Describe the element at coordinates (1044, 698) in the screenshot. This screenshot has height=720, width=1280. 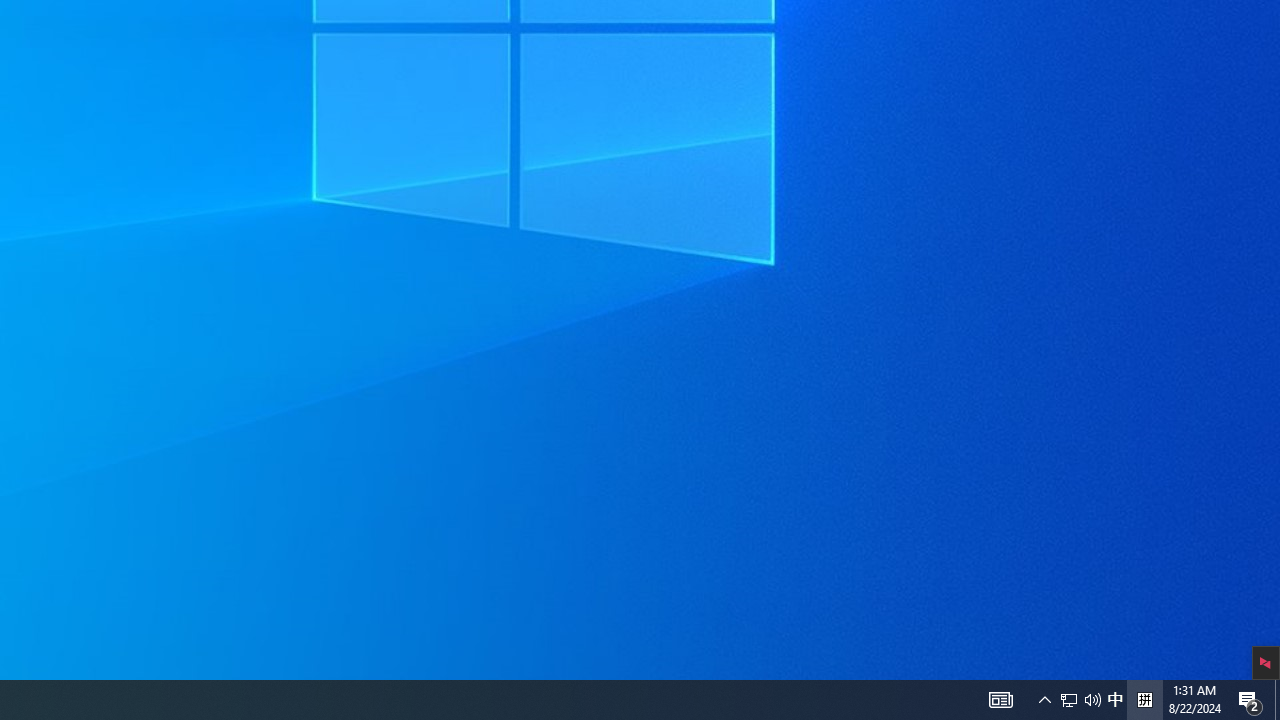
I see `'Notification Chevron'` at that location.